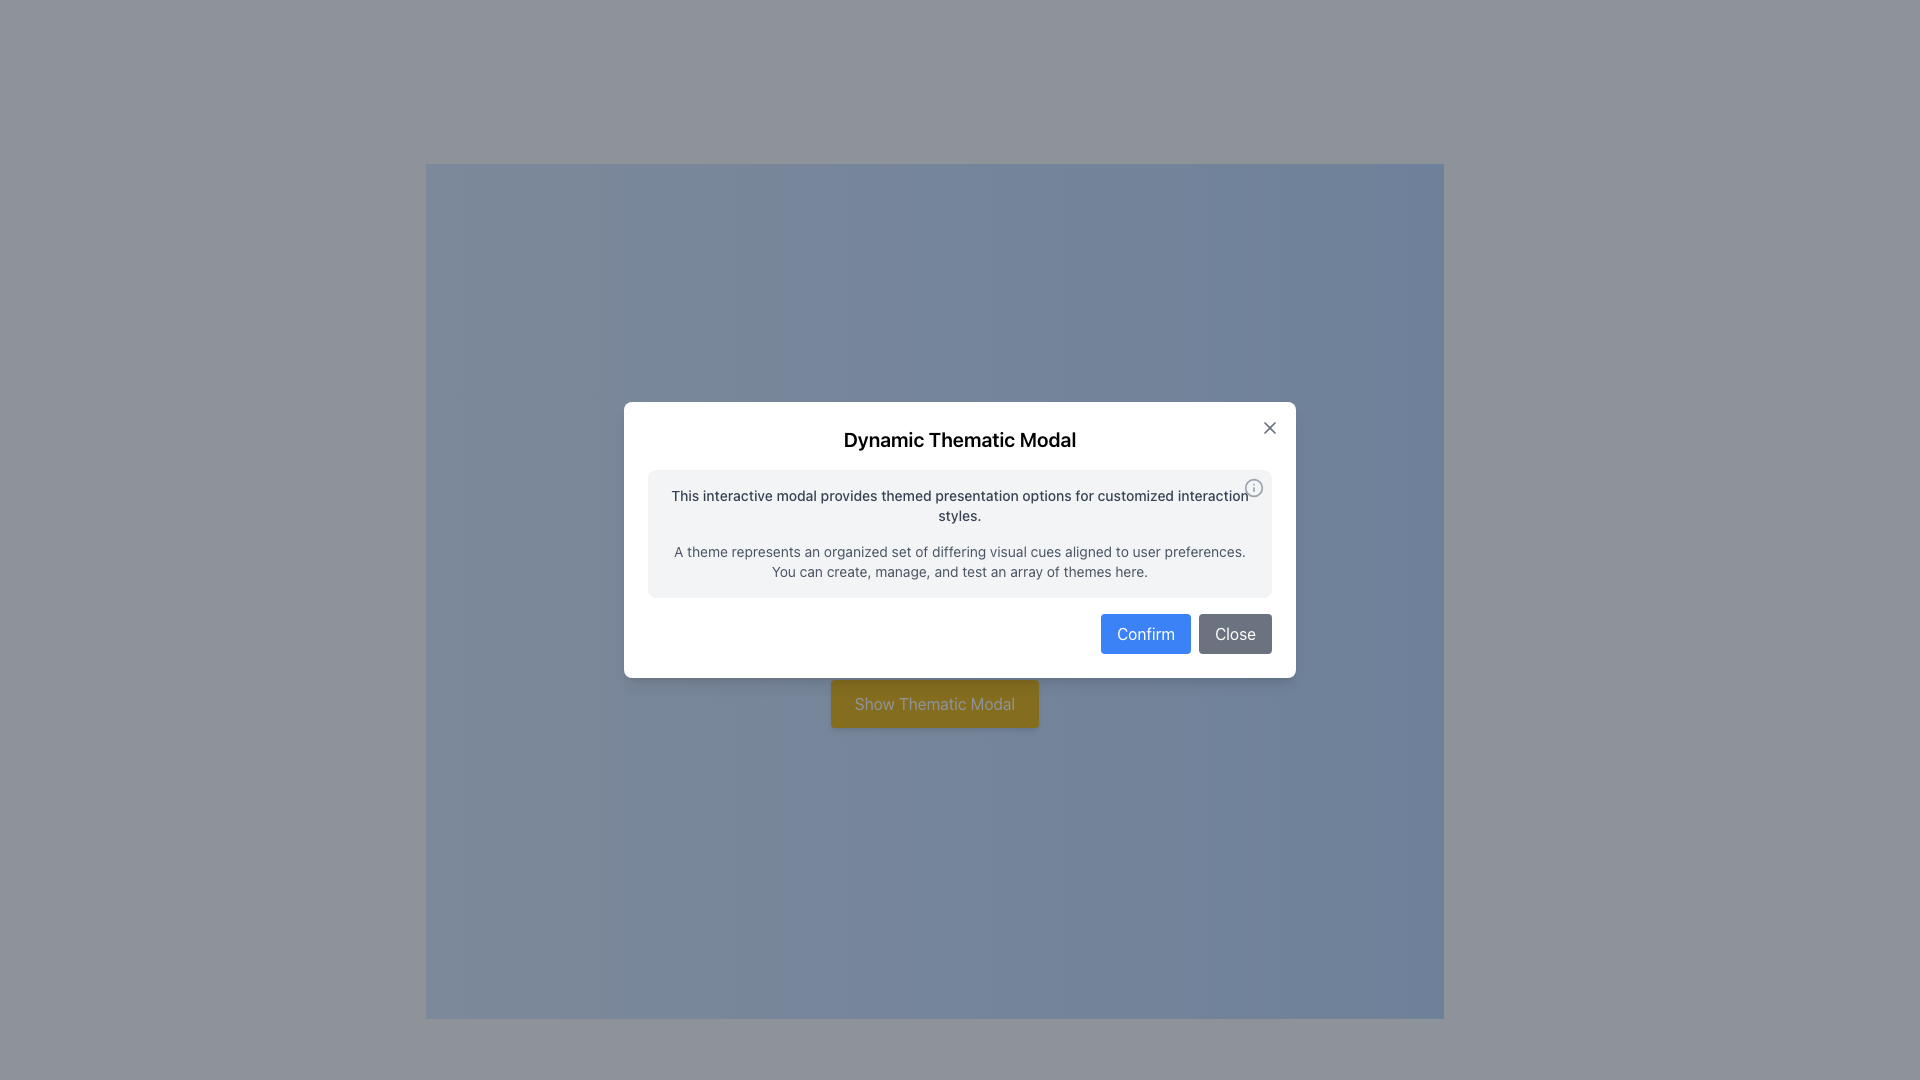 The width and height of the screenshot is (1920, 1080). Describe the element at coordinates (1234, 633) in the screenshot. I see `the second button in the horizontal button group on the right side of the modal footer to observe the hover effect` at that location.